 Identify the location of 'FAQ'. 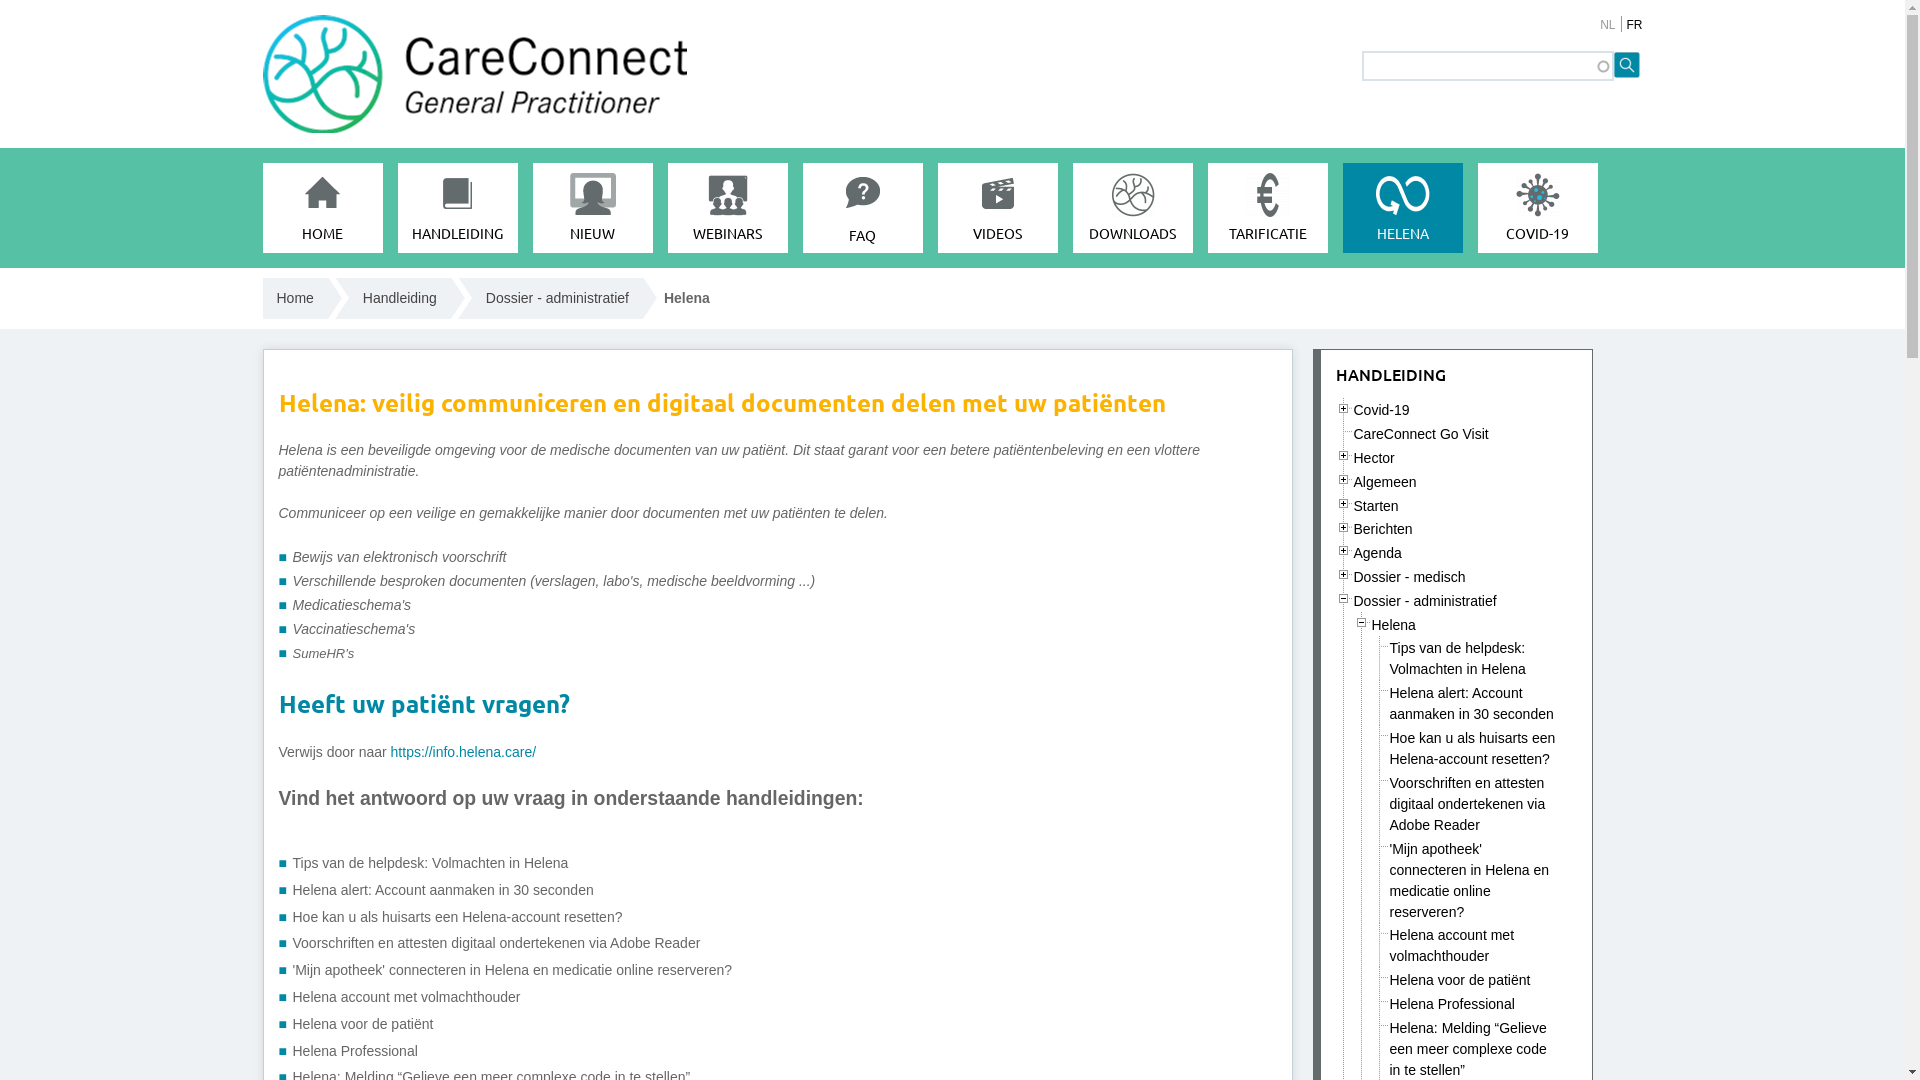
(862, 208).